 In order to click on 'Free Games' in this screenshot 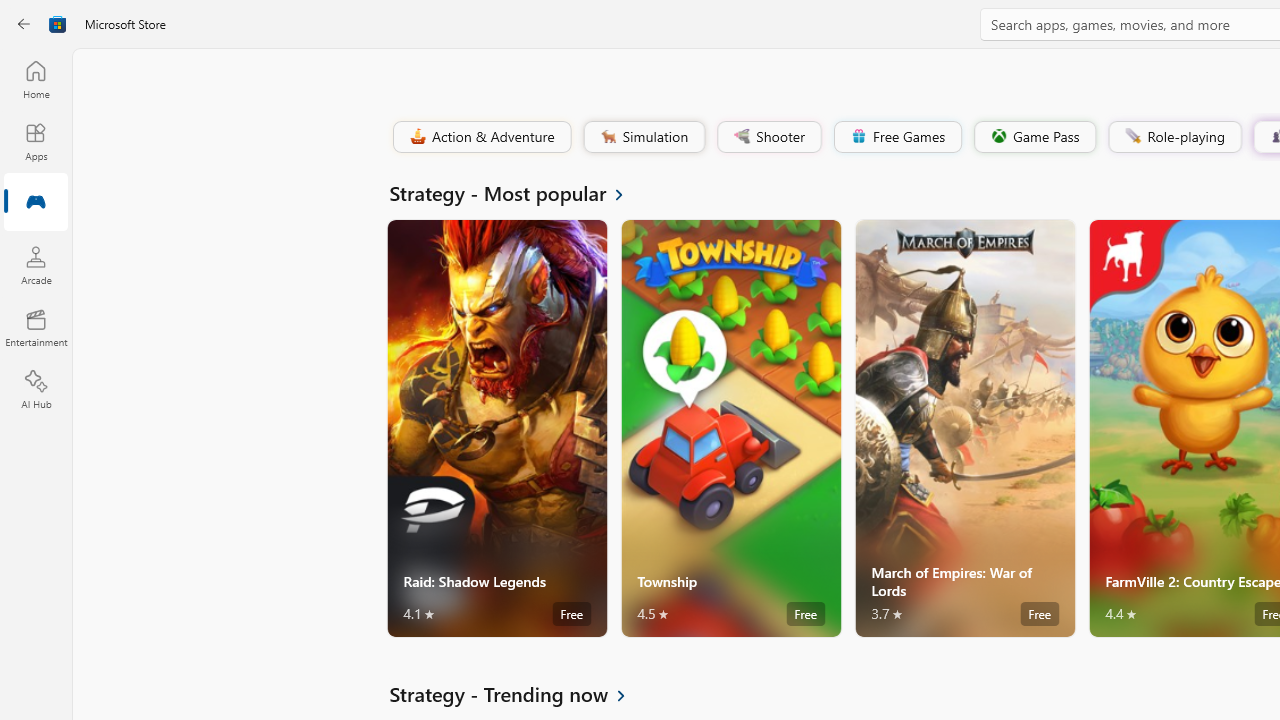, I will do `click(896, 135)`.